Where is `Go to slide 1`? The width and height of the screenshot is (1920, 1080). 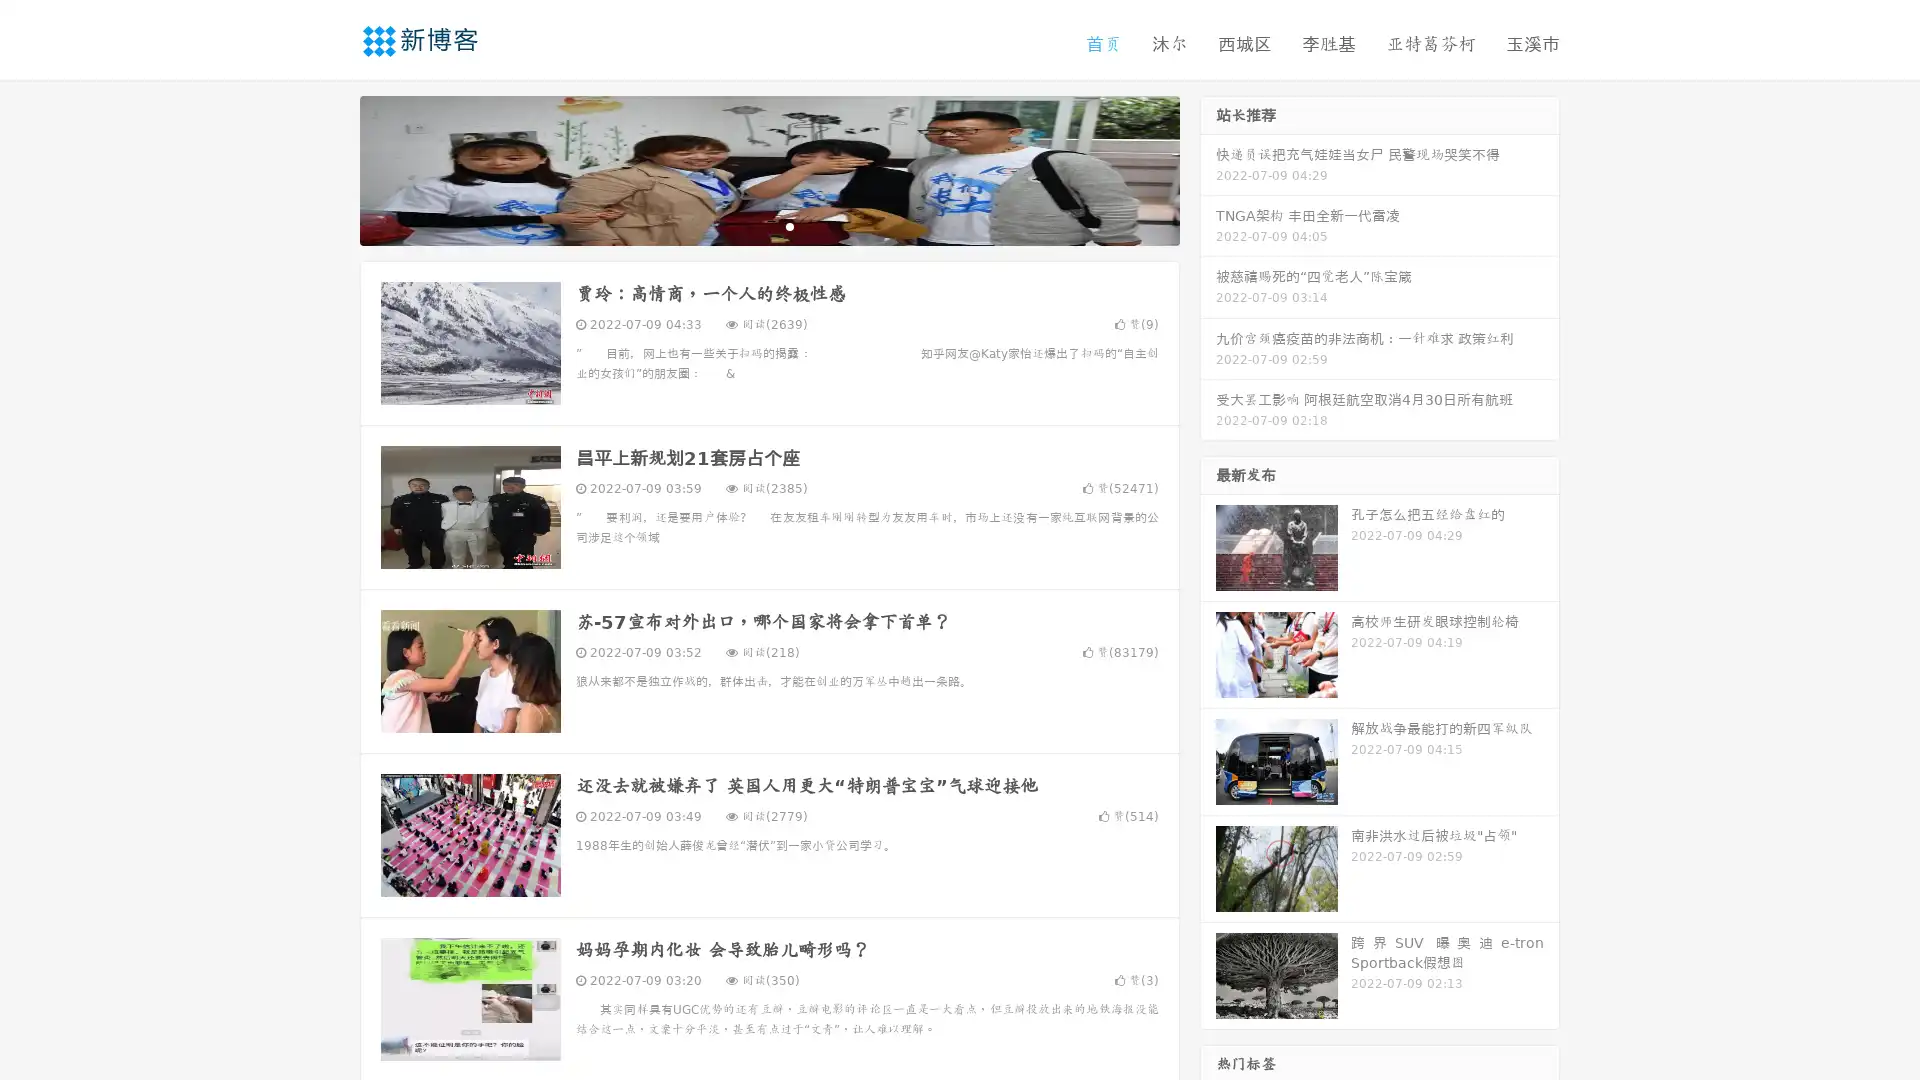
Go to slide 1 is located at coordinates (748, 225).